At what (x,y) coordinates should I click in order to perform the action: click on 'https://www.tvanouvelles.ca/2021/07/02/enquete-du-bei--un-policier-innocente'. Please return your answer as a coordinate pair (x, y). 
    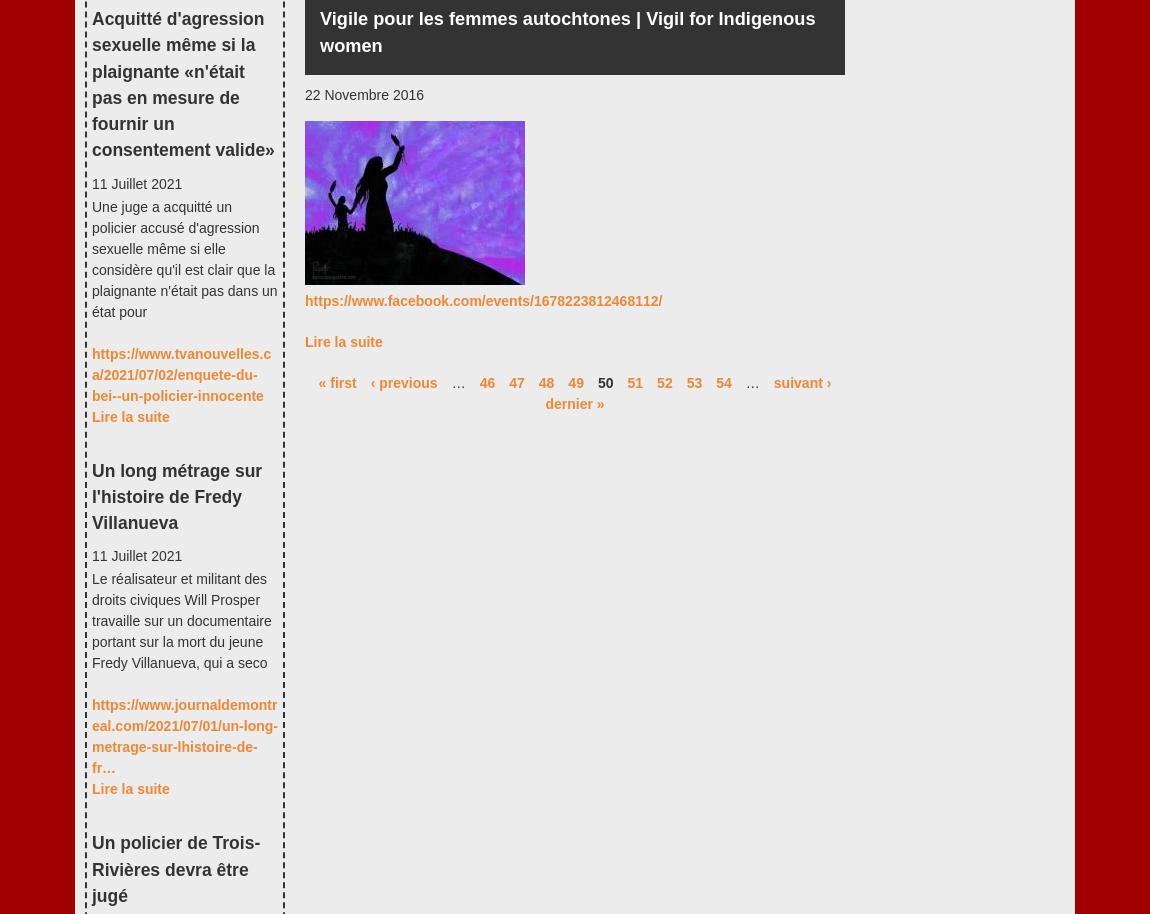
    Looking at the image, I should click on (91, 374).